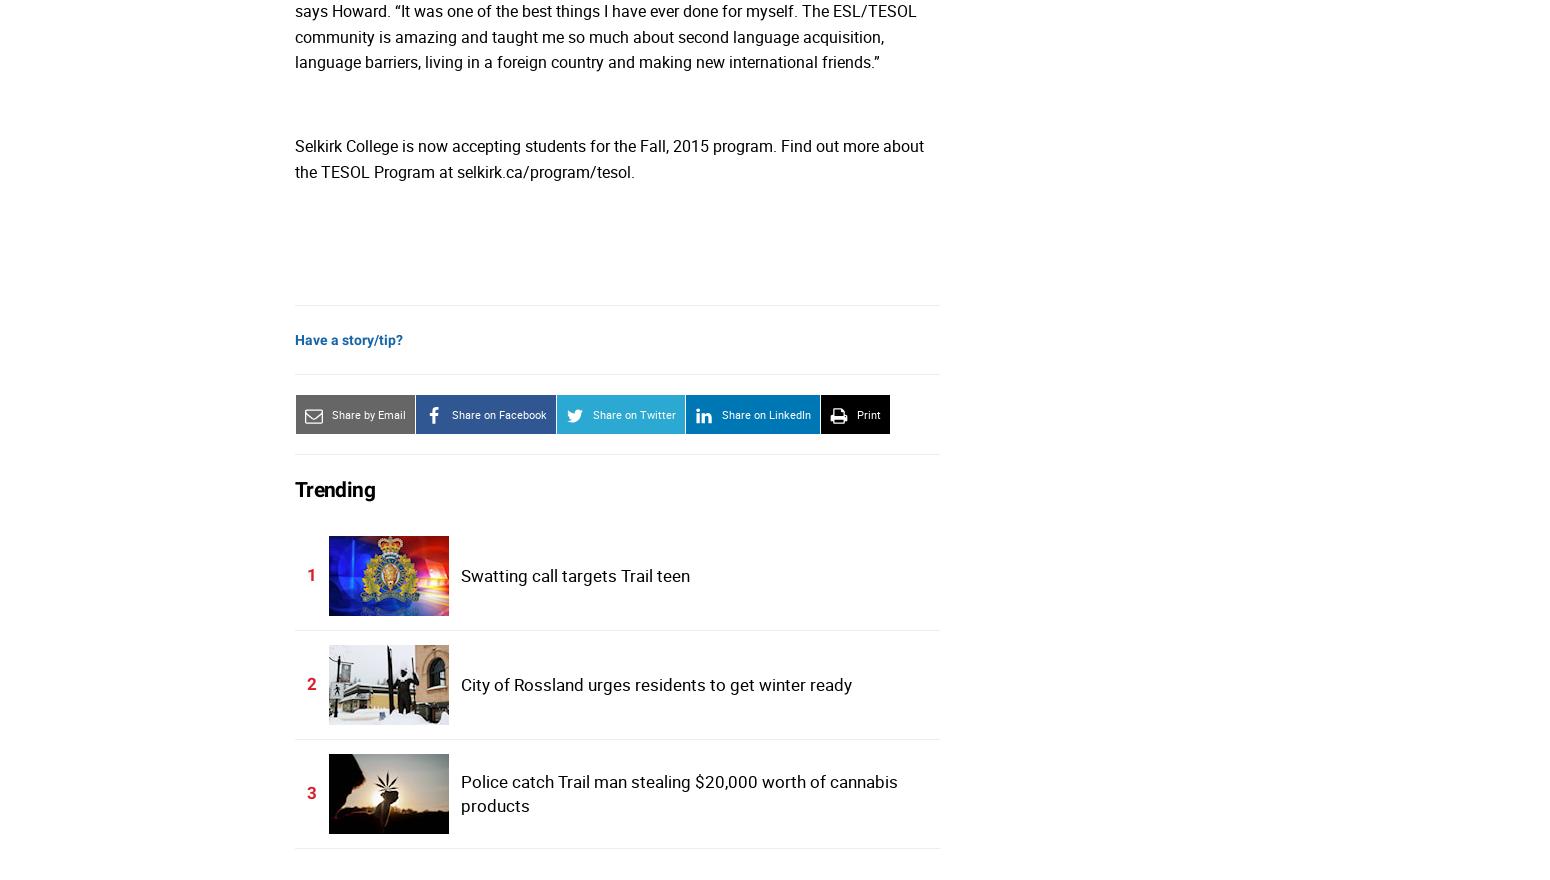 The width and height of the screenshot is (1550, 880). What do you see at coordinates (868, 414) in the screenshot?
I see `'Print'` at bounding box center [868, 414].